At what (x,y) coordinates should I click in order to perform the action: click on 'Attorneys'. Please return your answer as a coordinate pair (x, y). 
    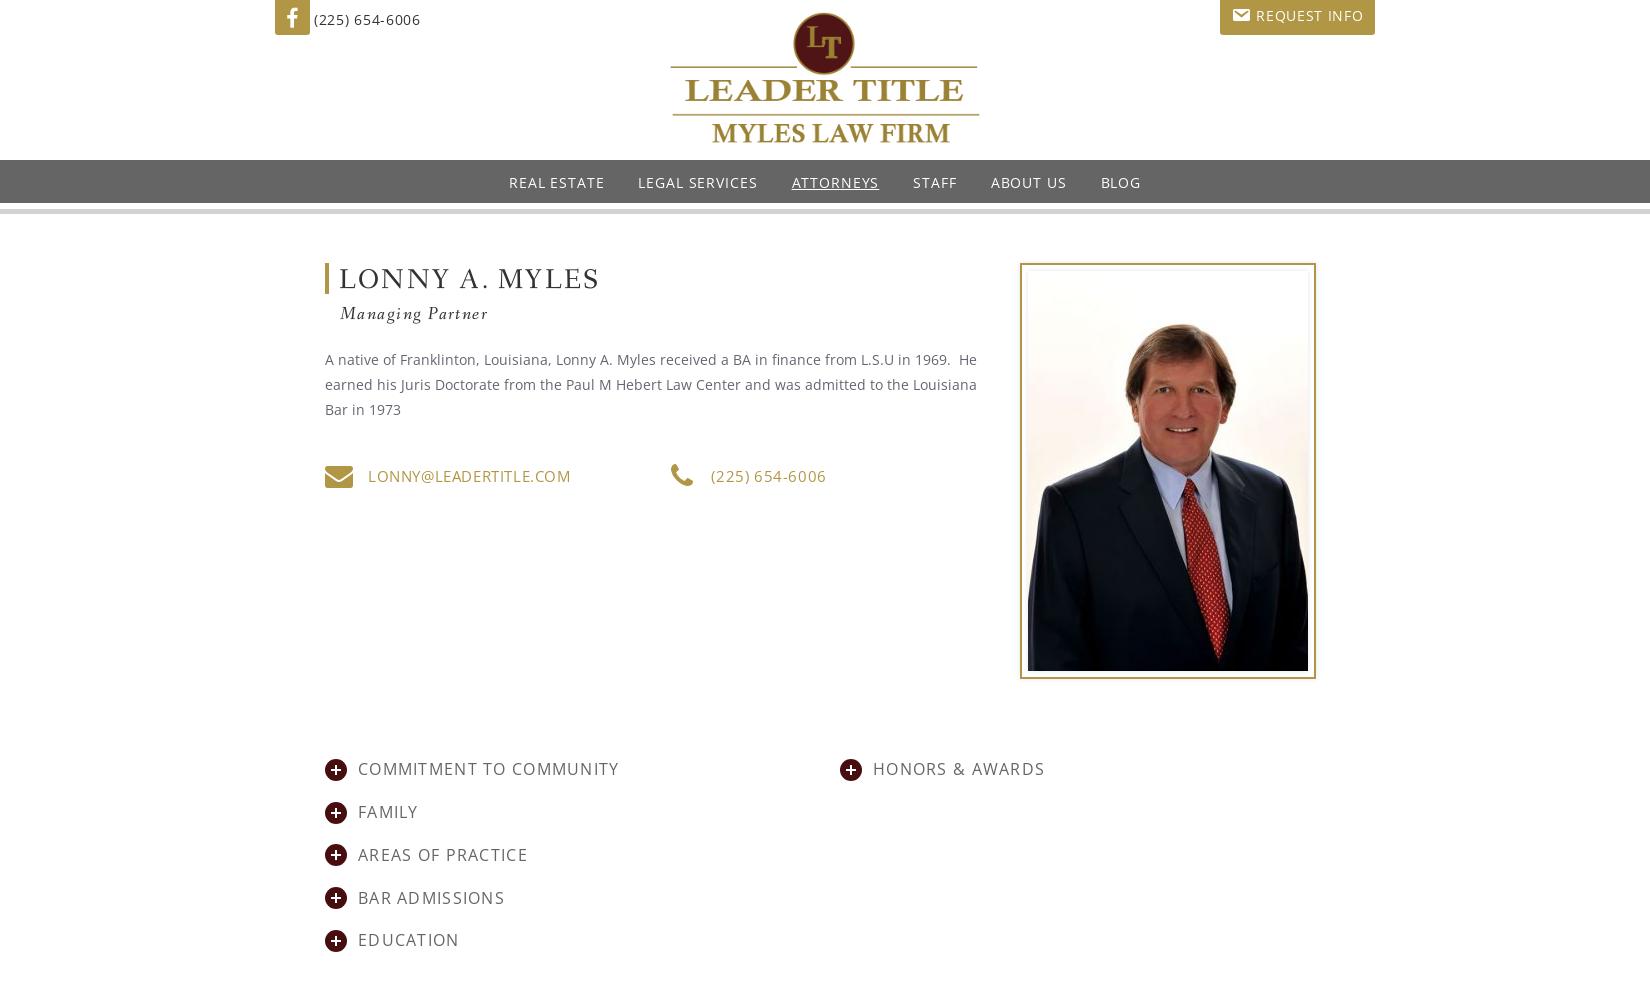
    Looking at the image, I should click on (835, 182).